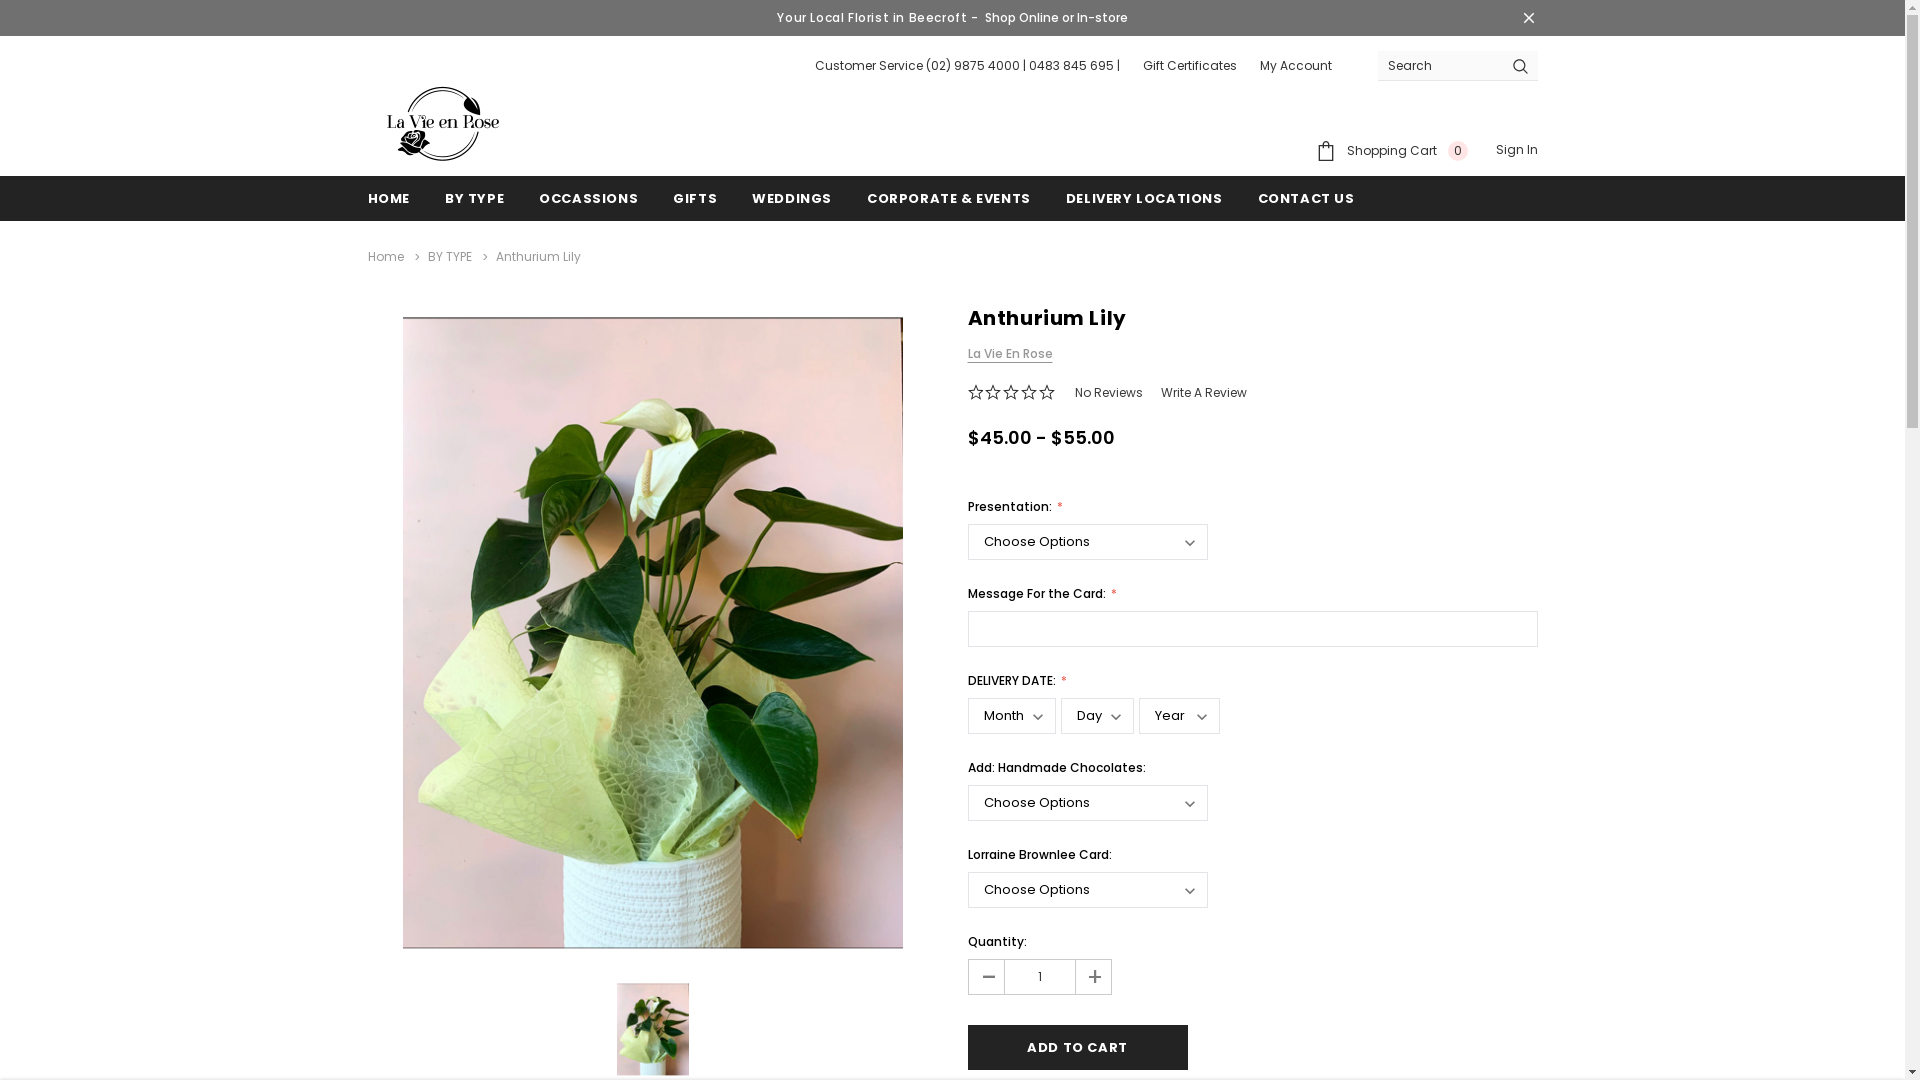 Image resolution: width=1920 pixels, height=1080 pixels. Describe the element at coordinates (1064, 198) in the screenshot. I see `'DELIVERY LOCATIONS'` at that location.